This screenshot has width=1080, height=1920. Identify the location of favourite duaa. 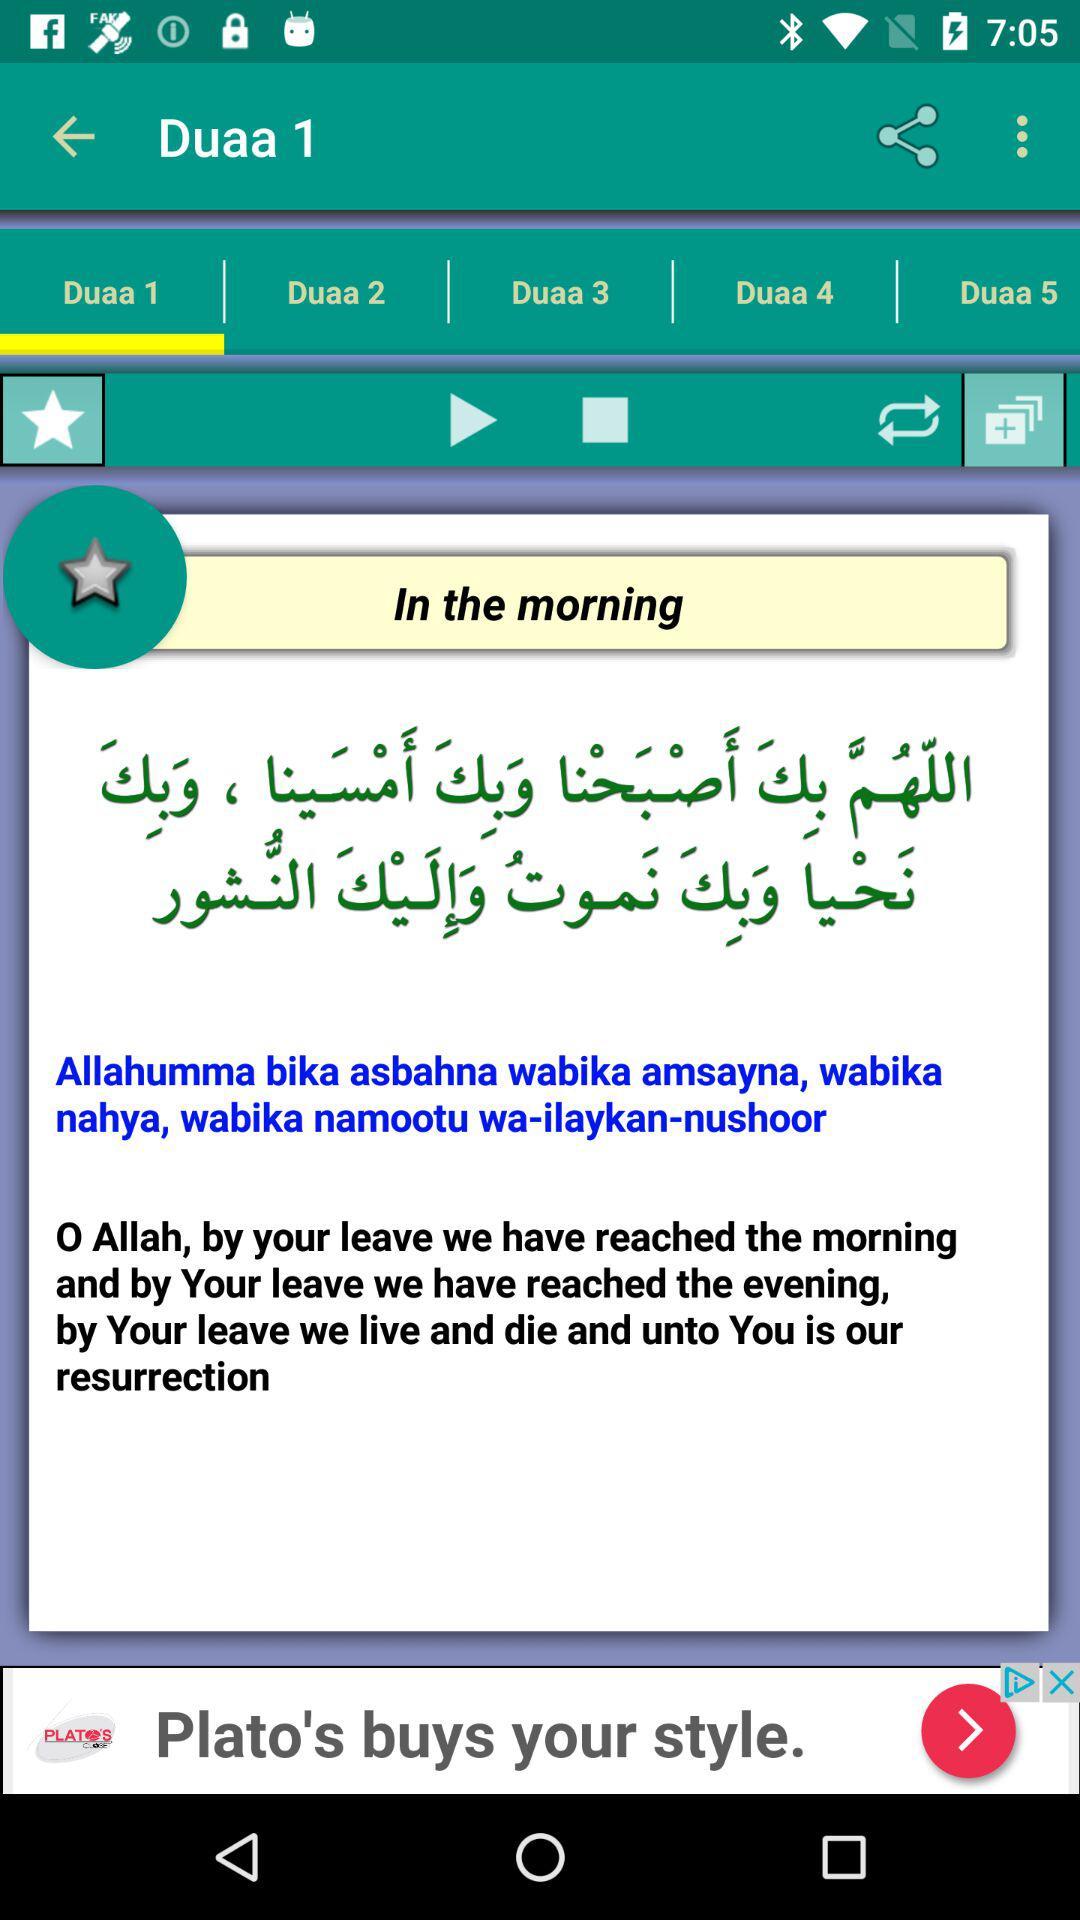
(51, 419).